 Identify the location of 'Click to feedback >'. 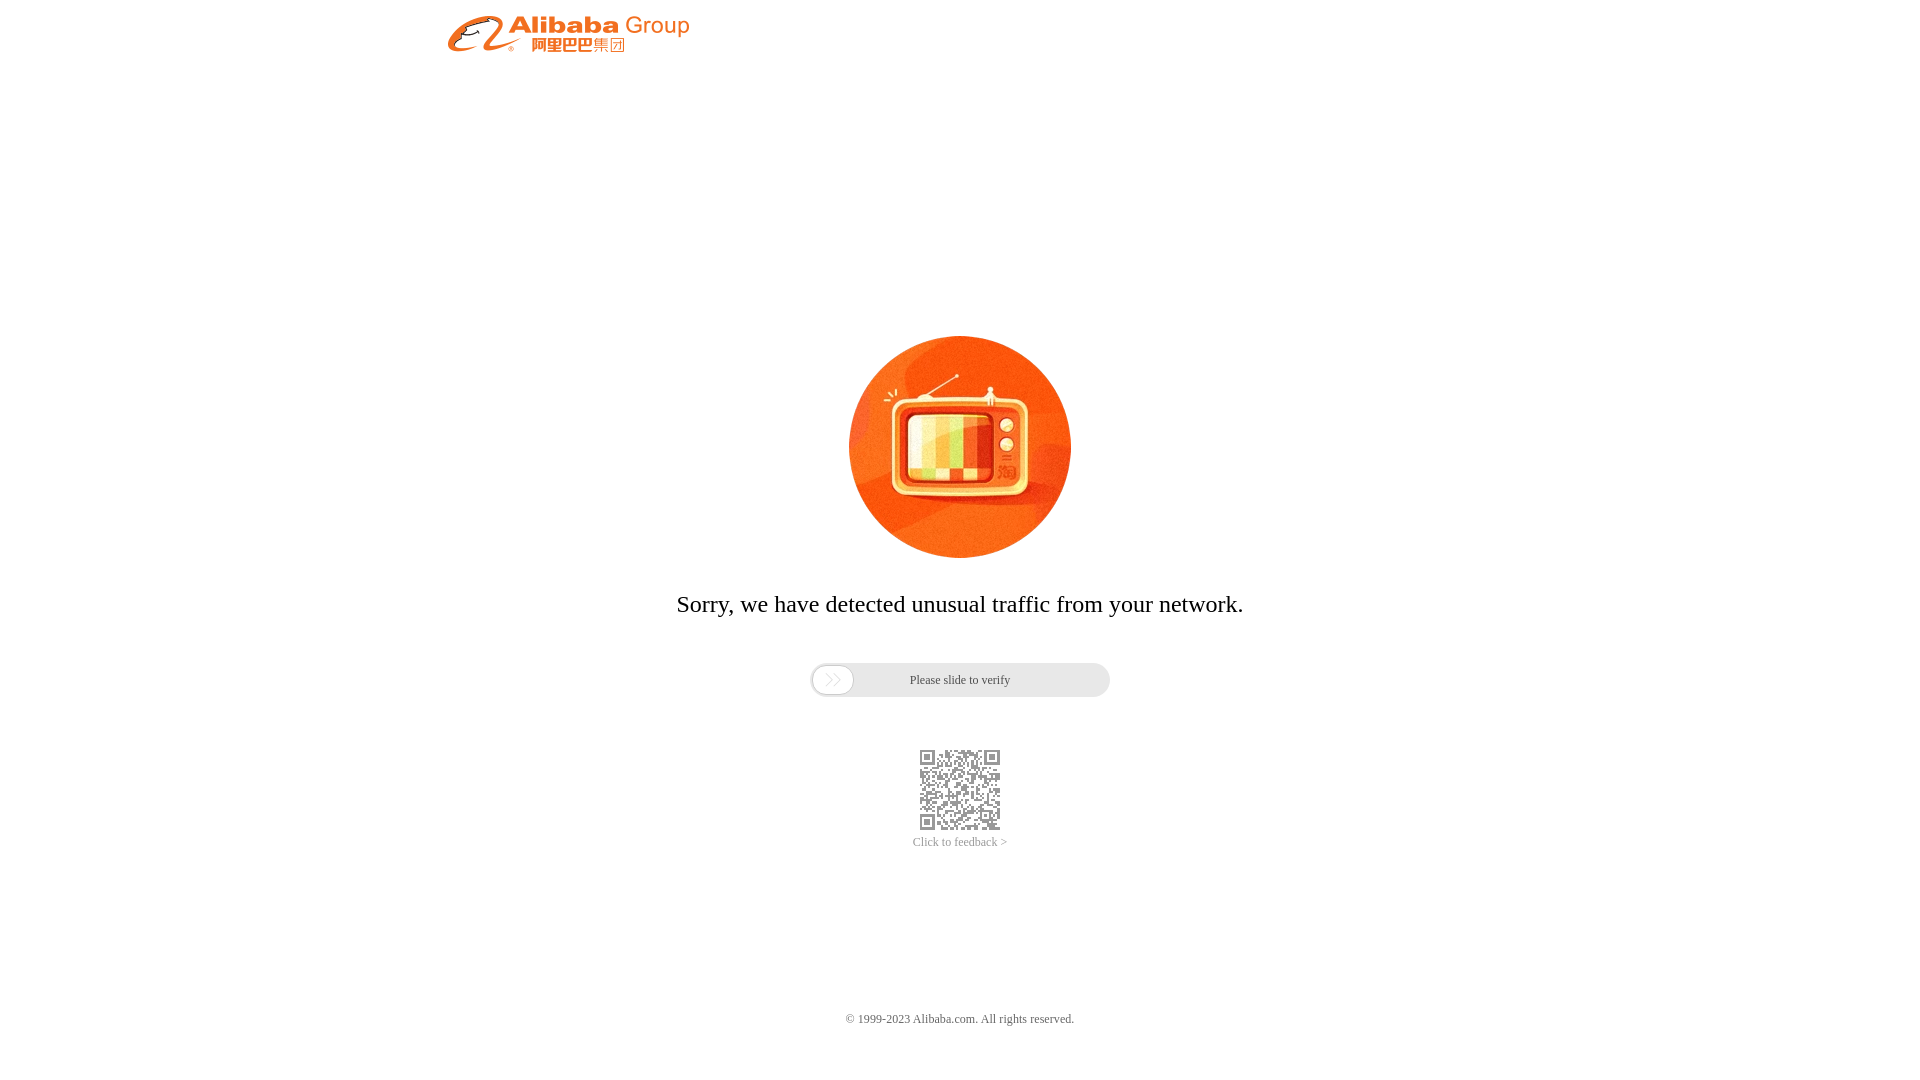
(960, 842).